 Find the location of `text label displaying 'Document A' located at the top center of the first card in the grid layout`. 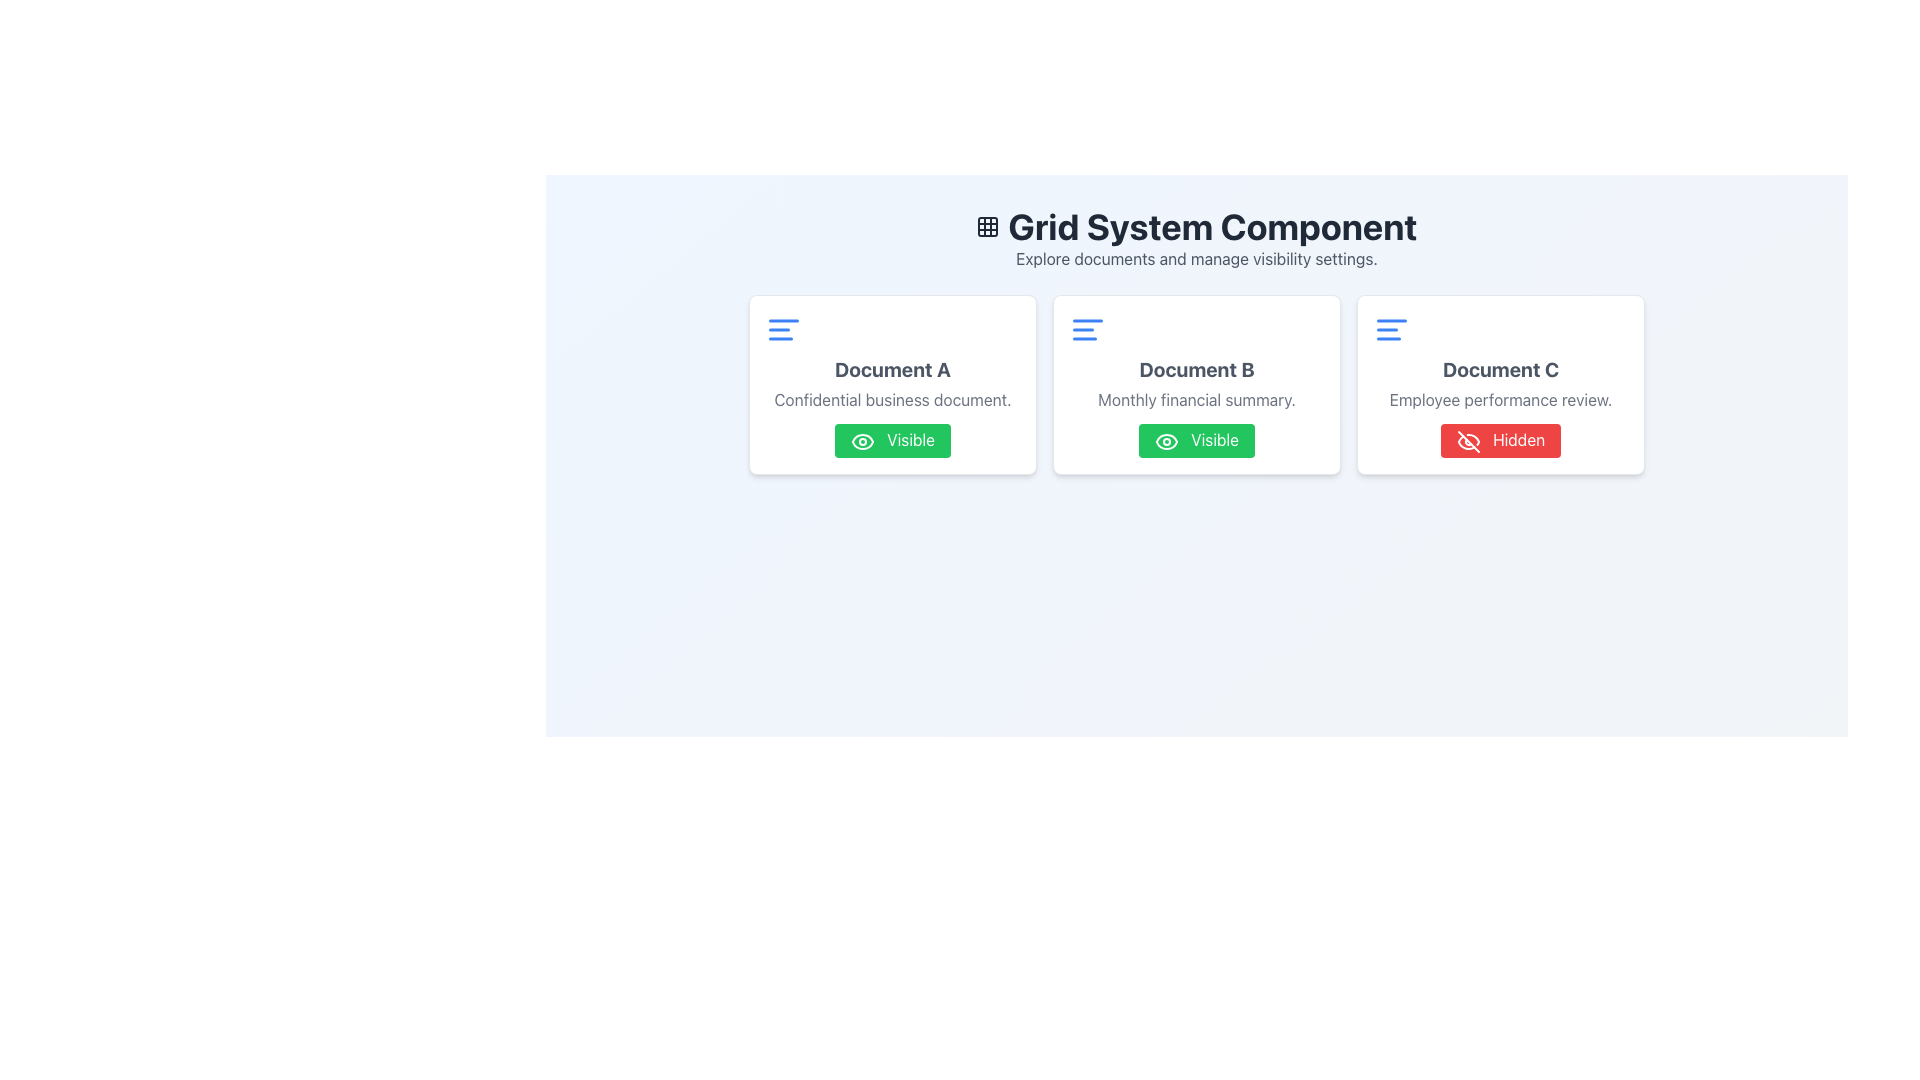

text label displaying 'Document A' located at the top center of the first card in the grid layout is located at coordinates (891, 370).